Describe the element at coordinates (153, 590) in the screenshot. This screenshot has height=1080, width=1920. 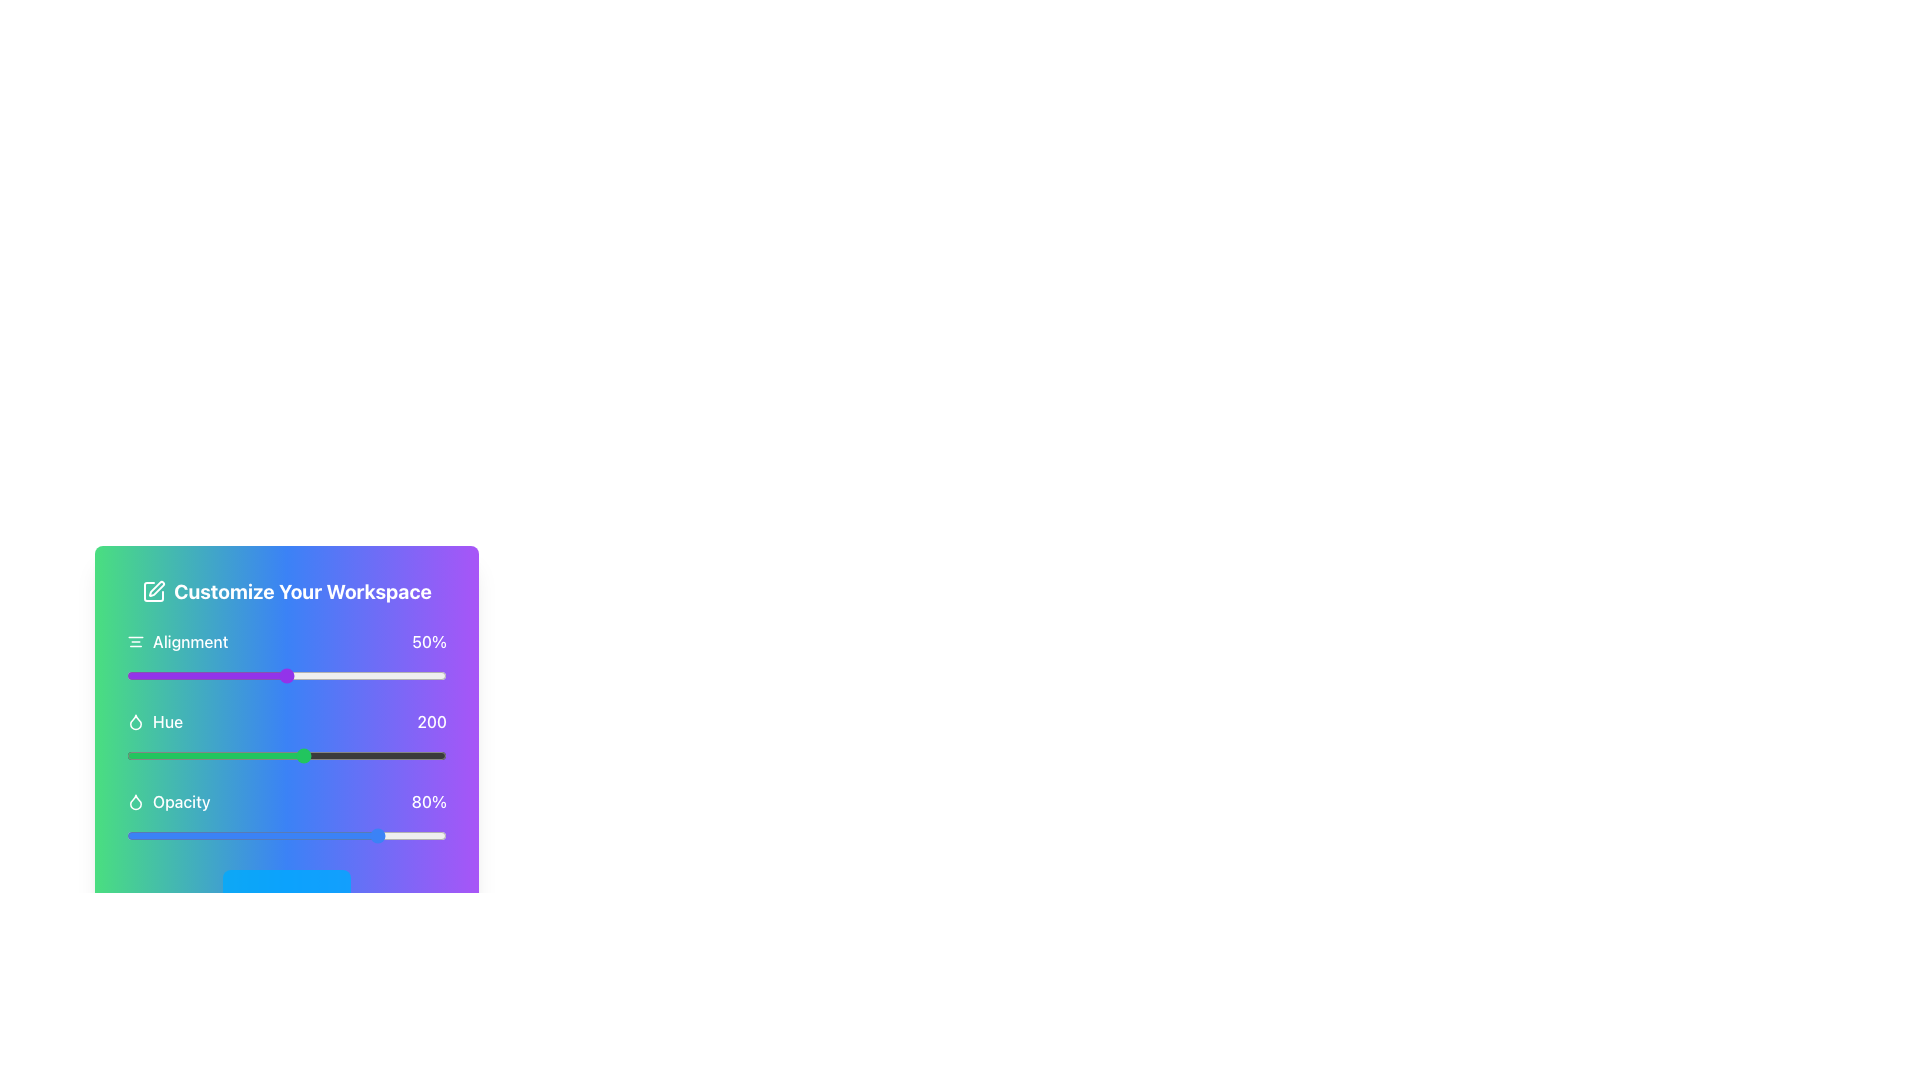
I see `the square portion of the editing icon in the top-left corner of the 'Customize Your Workspace' modal` at that location.